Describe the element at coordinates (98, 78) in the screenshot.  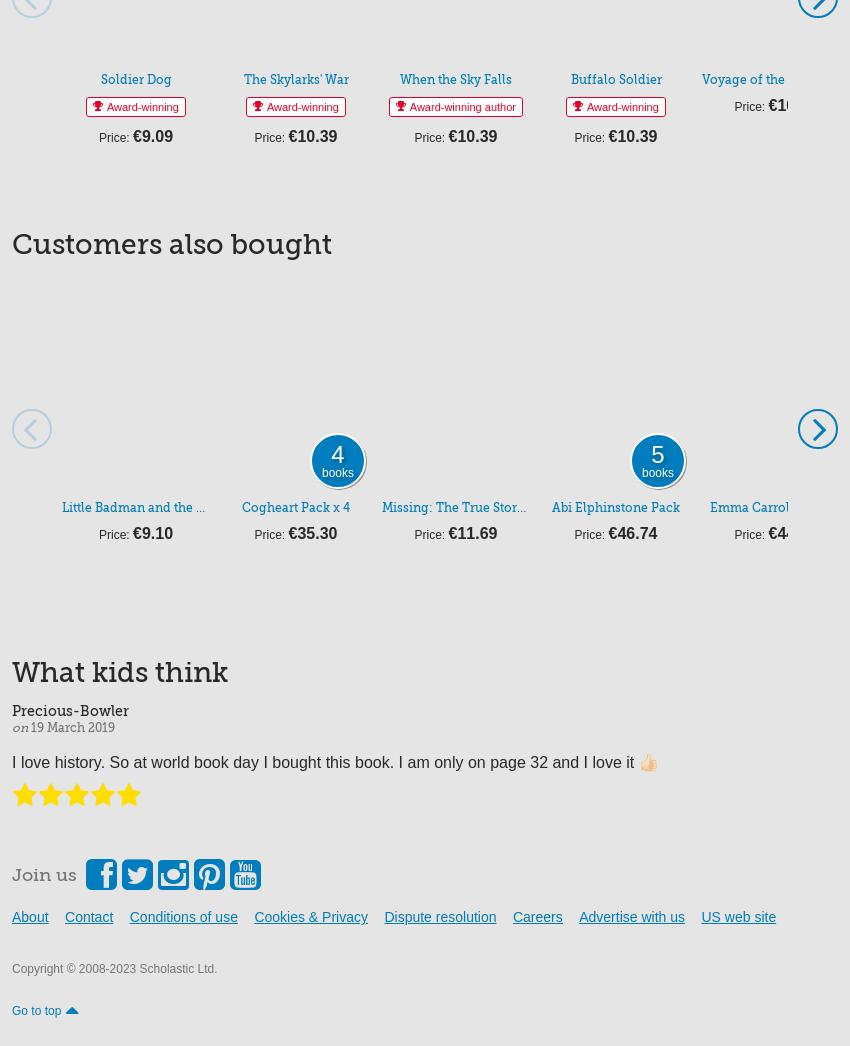
I see `'Soldier Dog'` at that location.